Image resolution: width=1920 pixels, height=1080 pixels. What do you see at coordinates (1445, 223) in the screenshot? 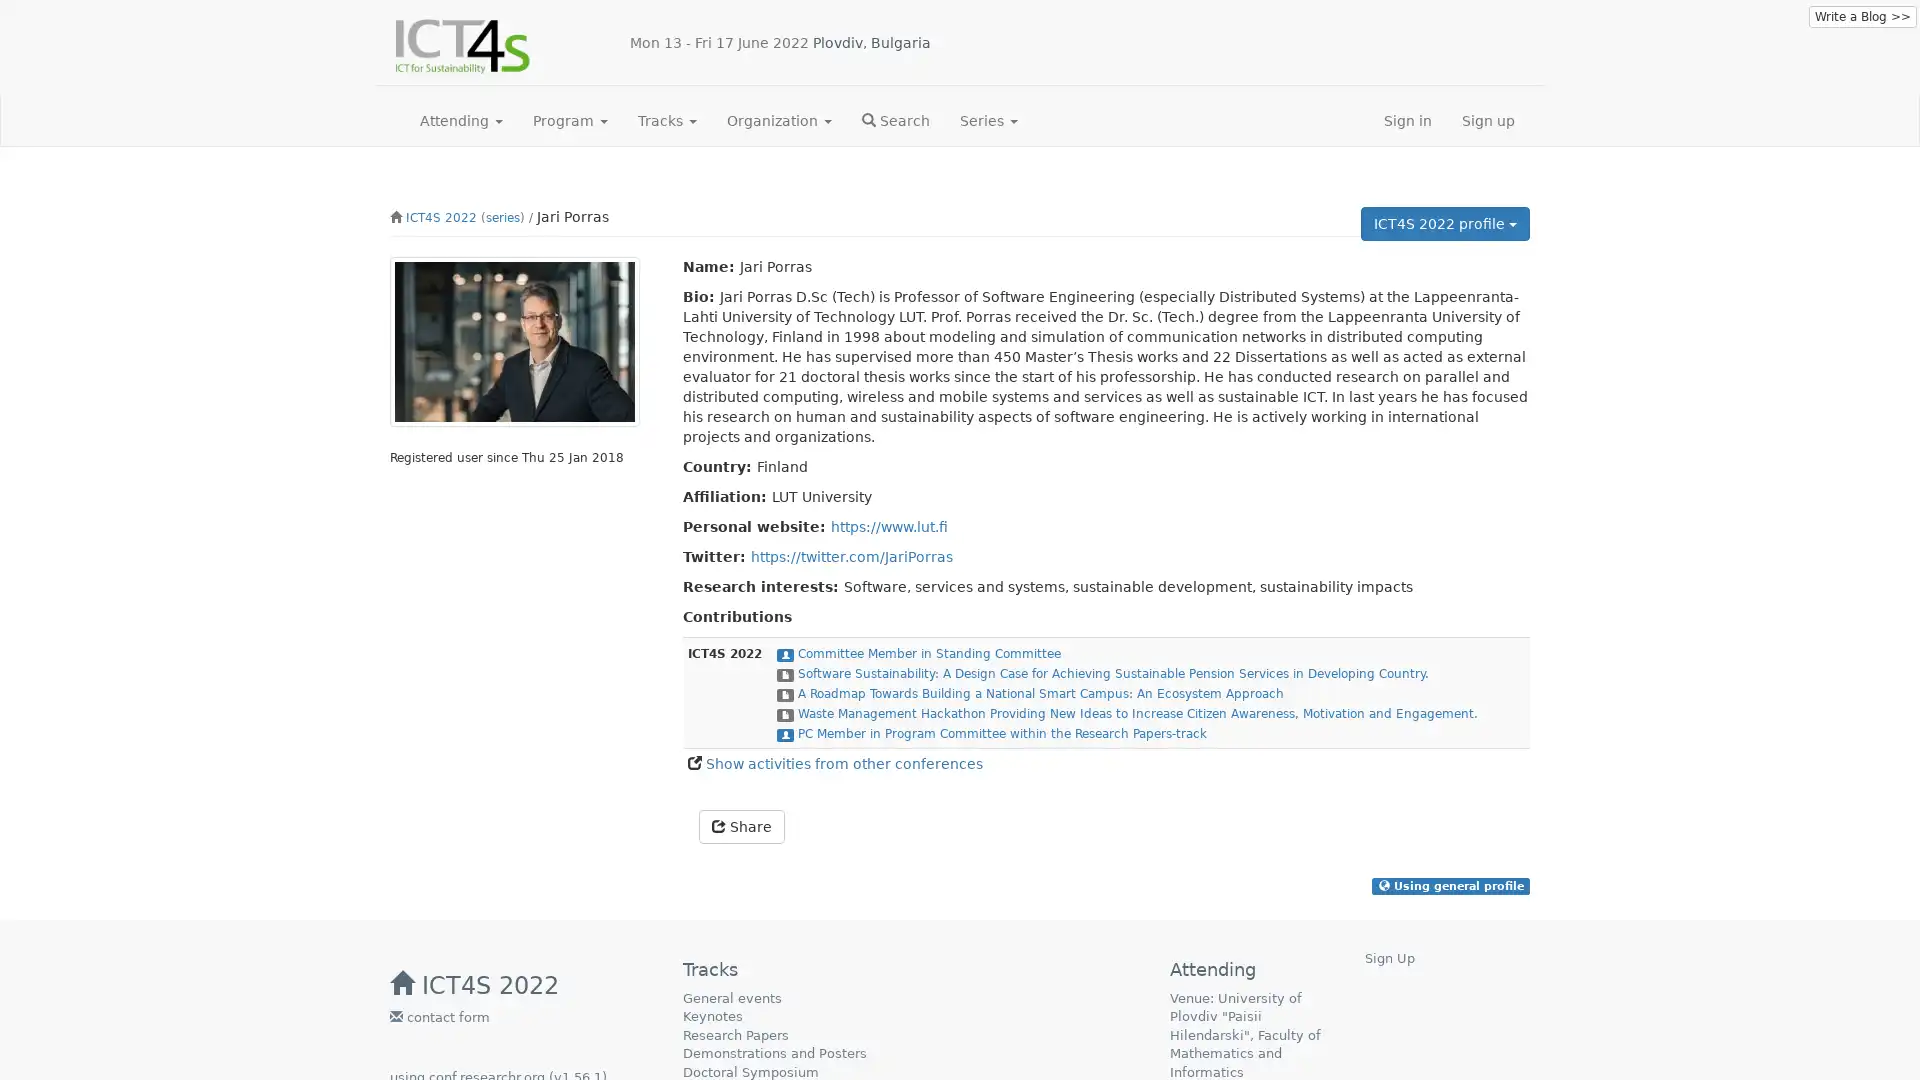
I see `ICT4S 2022 profile` at bounding box center [1445, 223].